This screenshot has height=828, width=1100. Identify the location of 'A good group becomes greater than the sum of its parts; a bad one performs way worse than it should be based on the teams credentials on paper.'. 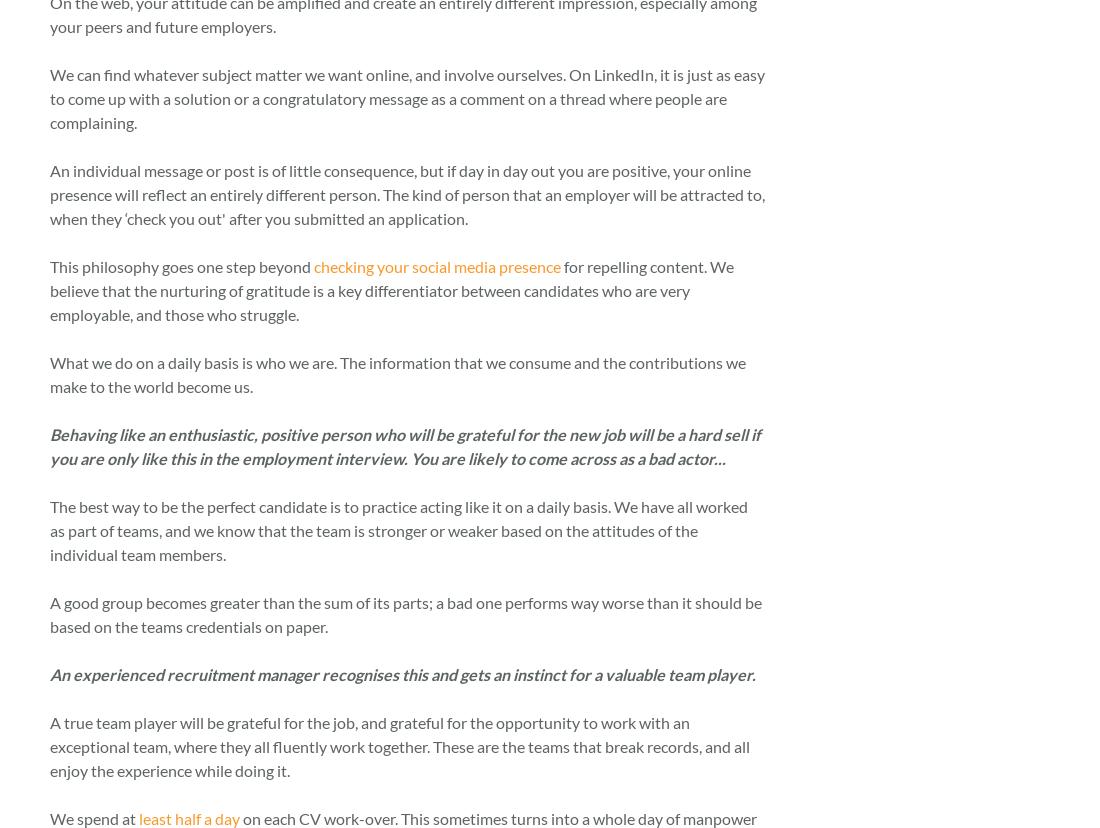
(406, 612).